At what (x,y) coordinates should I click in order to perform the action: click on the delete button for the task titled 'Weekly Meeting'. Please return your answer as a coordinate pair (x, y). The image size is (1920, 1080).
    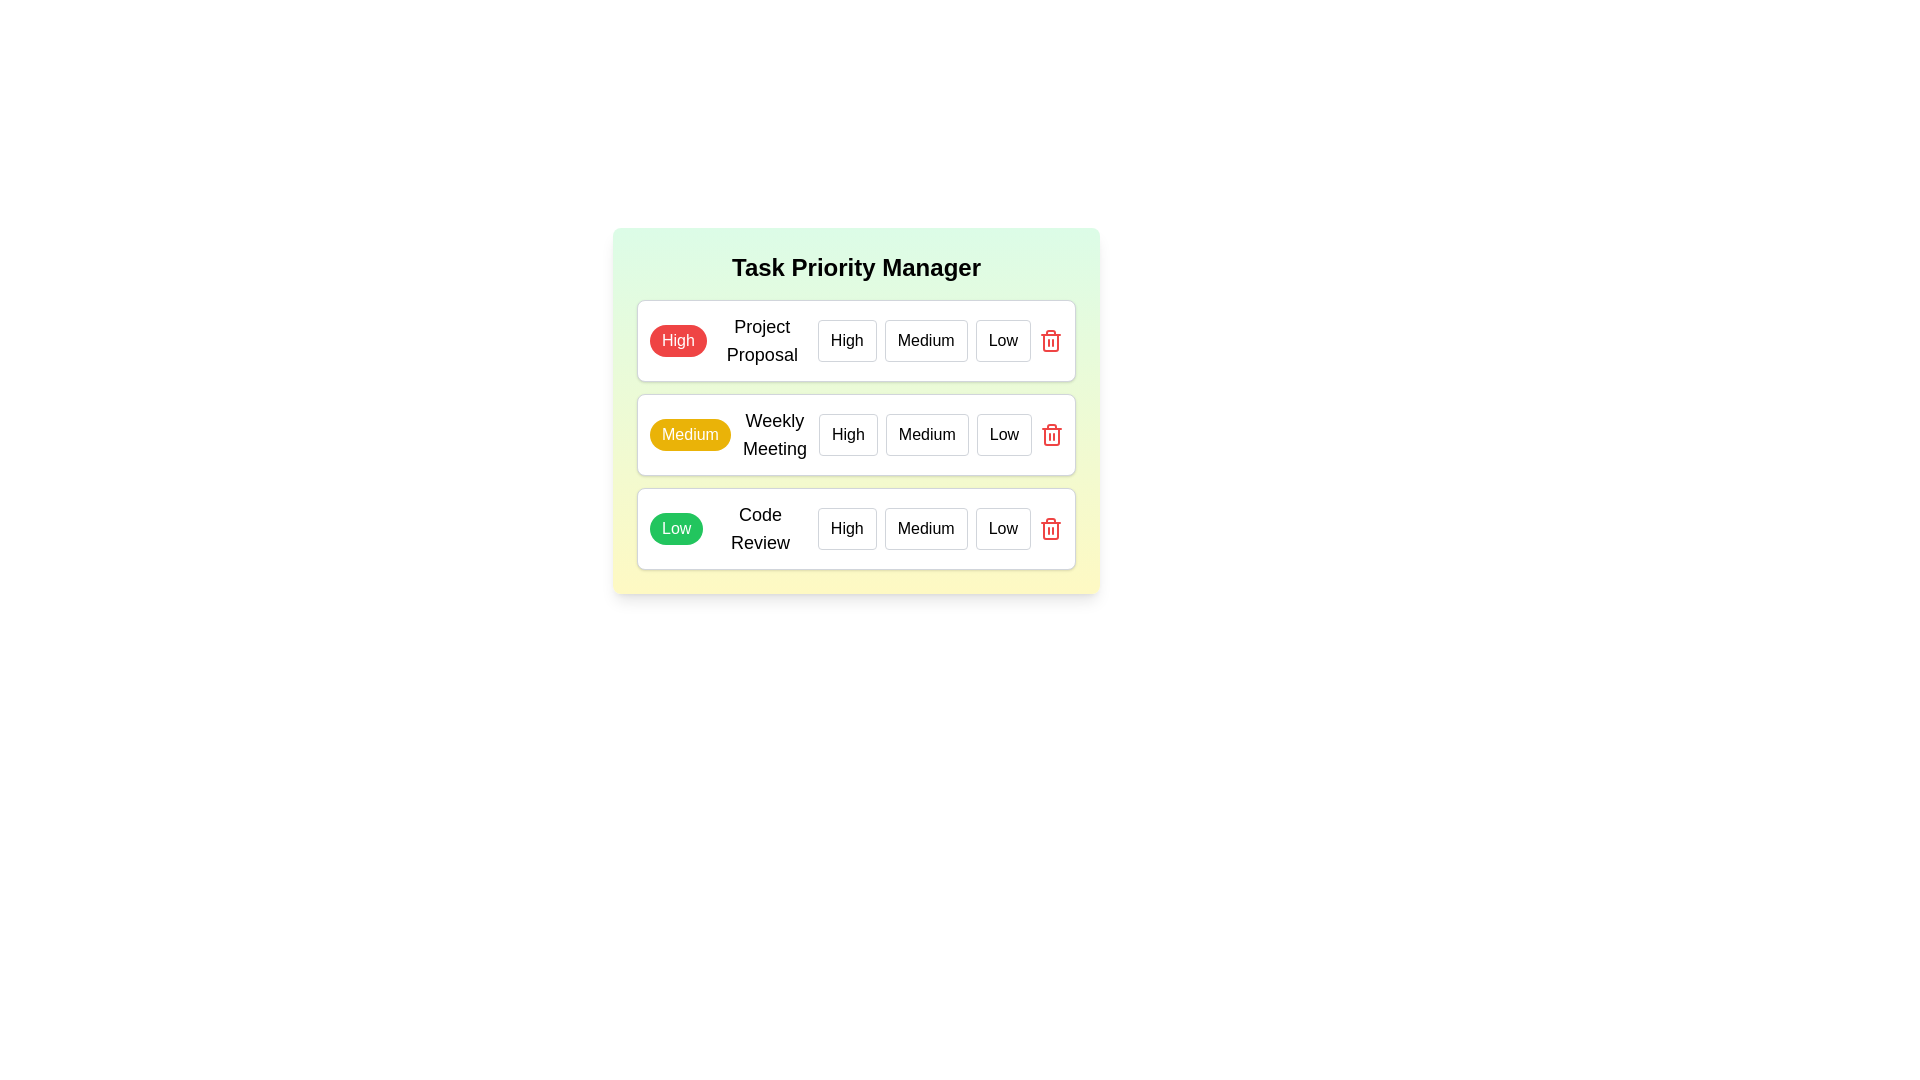
    Looking at the image, I should click on (1050, 434).